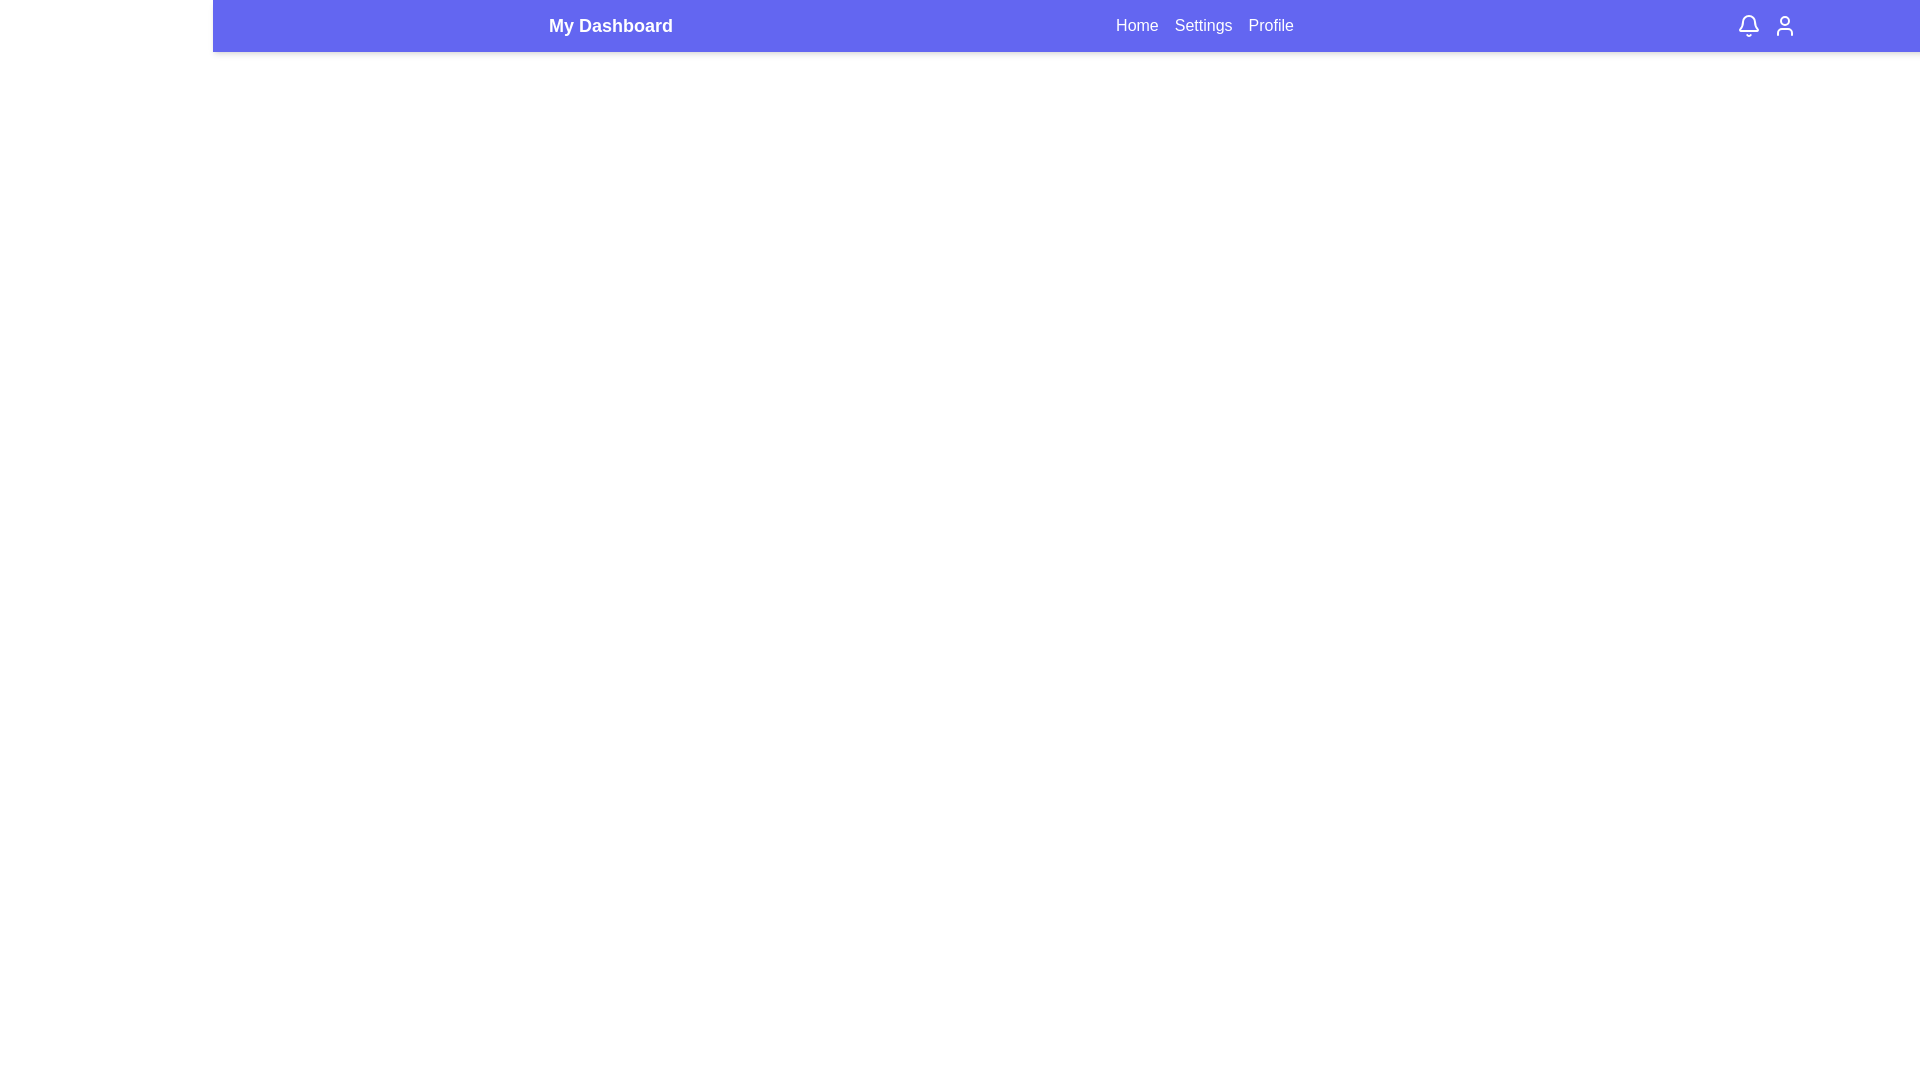  Describe the element at coordinates (1202, 26) in the screenshot. I see `the 'Settings' navigation menu item, which is the second item in the navigation menu, allowing access to the Settings section of the application` at that location.